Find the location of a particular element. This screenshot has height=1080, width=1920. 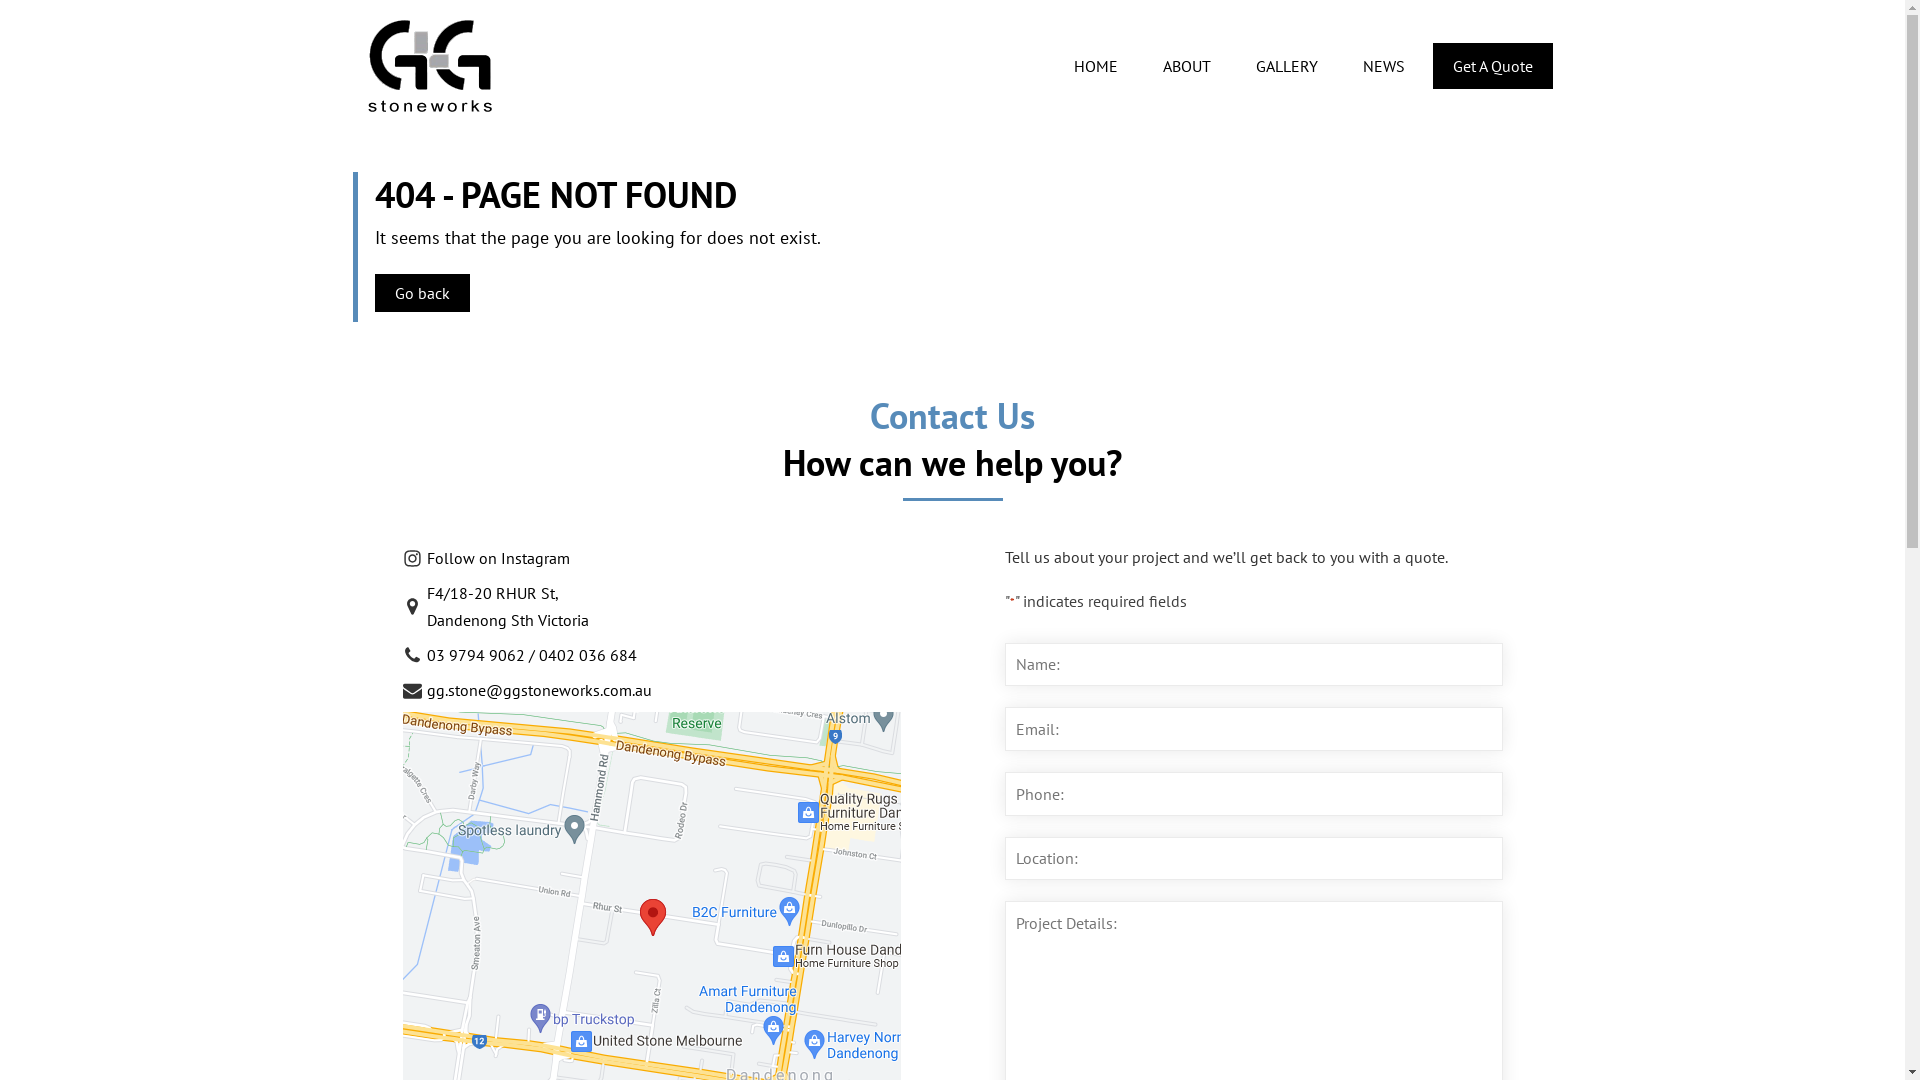

'ABOUT' is located at coordinates (1187, 64).